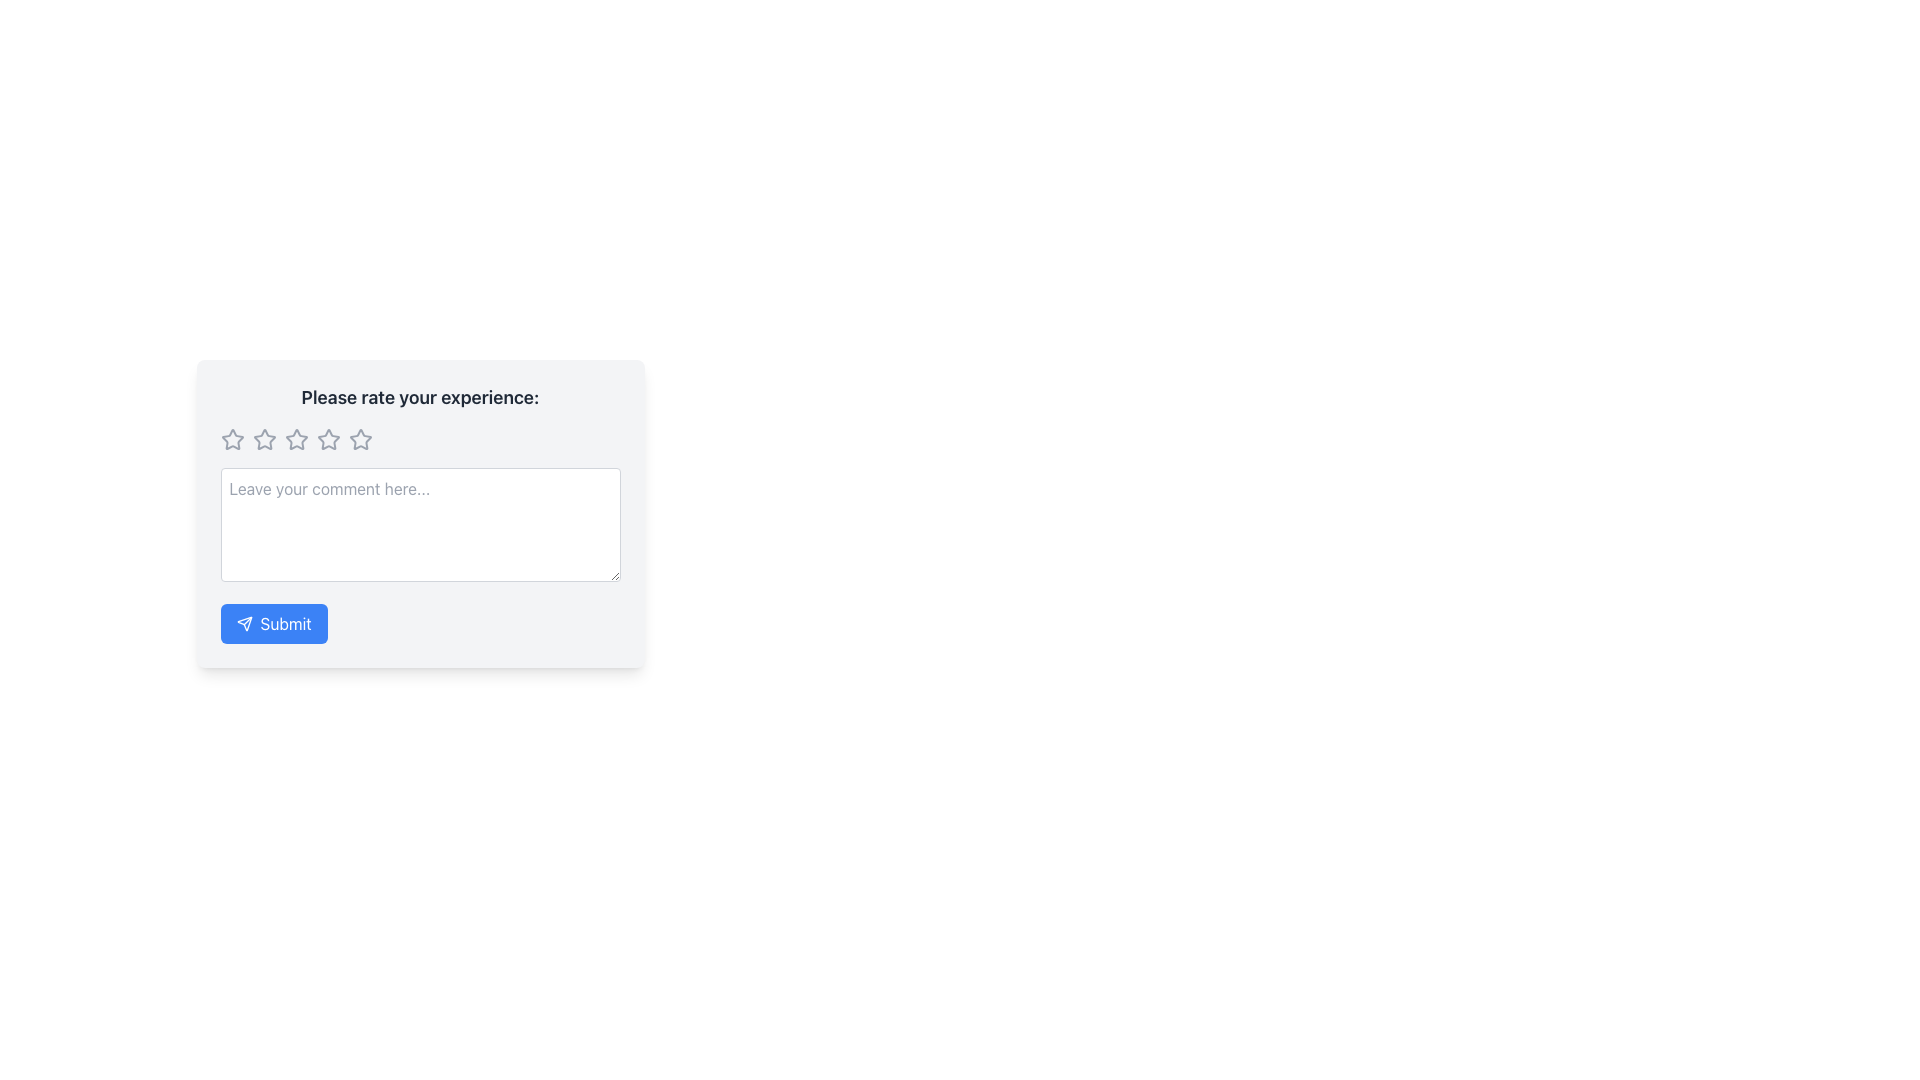 The image size is (1920, 1080). I want to click on the first star icon in the rating component, so click(263, 438).